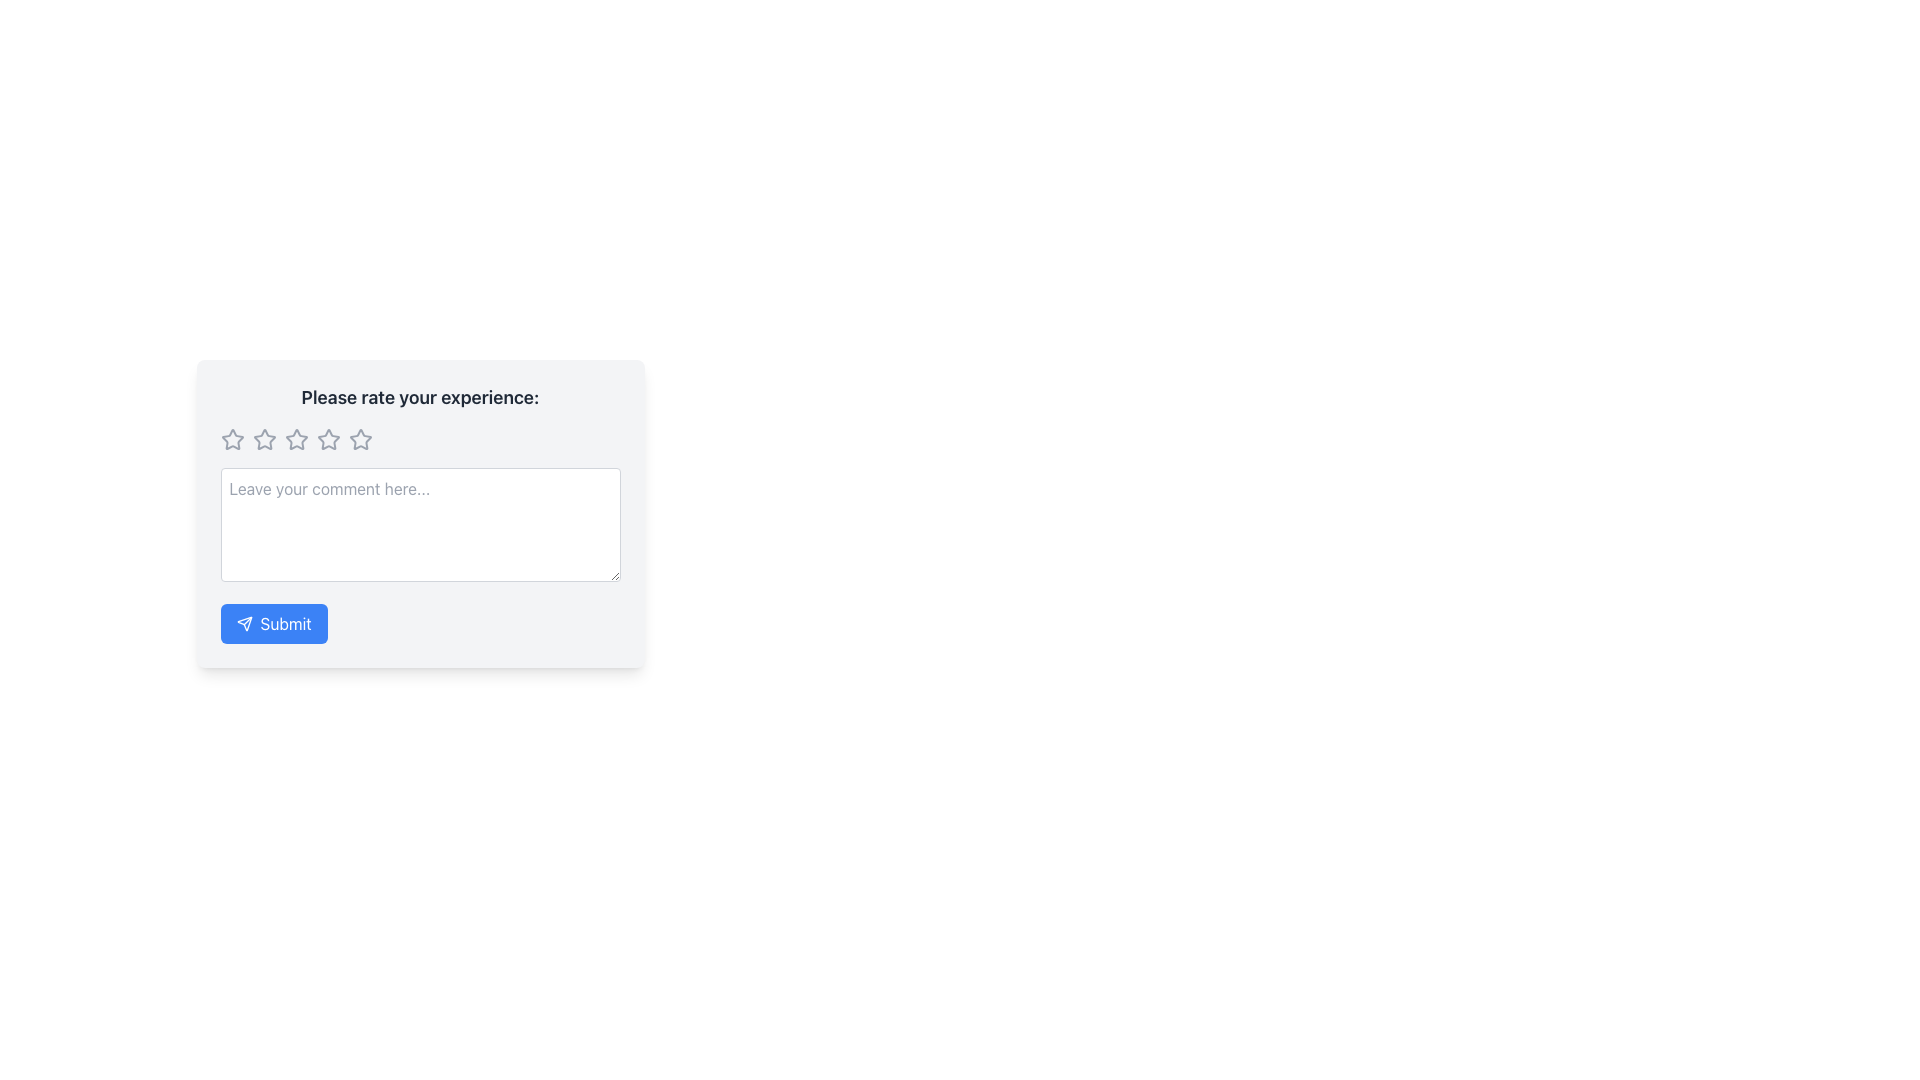 The image size is (1920, 1080). I want to click on the first star icon in the rating component, so click(263, 438).